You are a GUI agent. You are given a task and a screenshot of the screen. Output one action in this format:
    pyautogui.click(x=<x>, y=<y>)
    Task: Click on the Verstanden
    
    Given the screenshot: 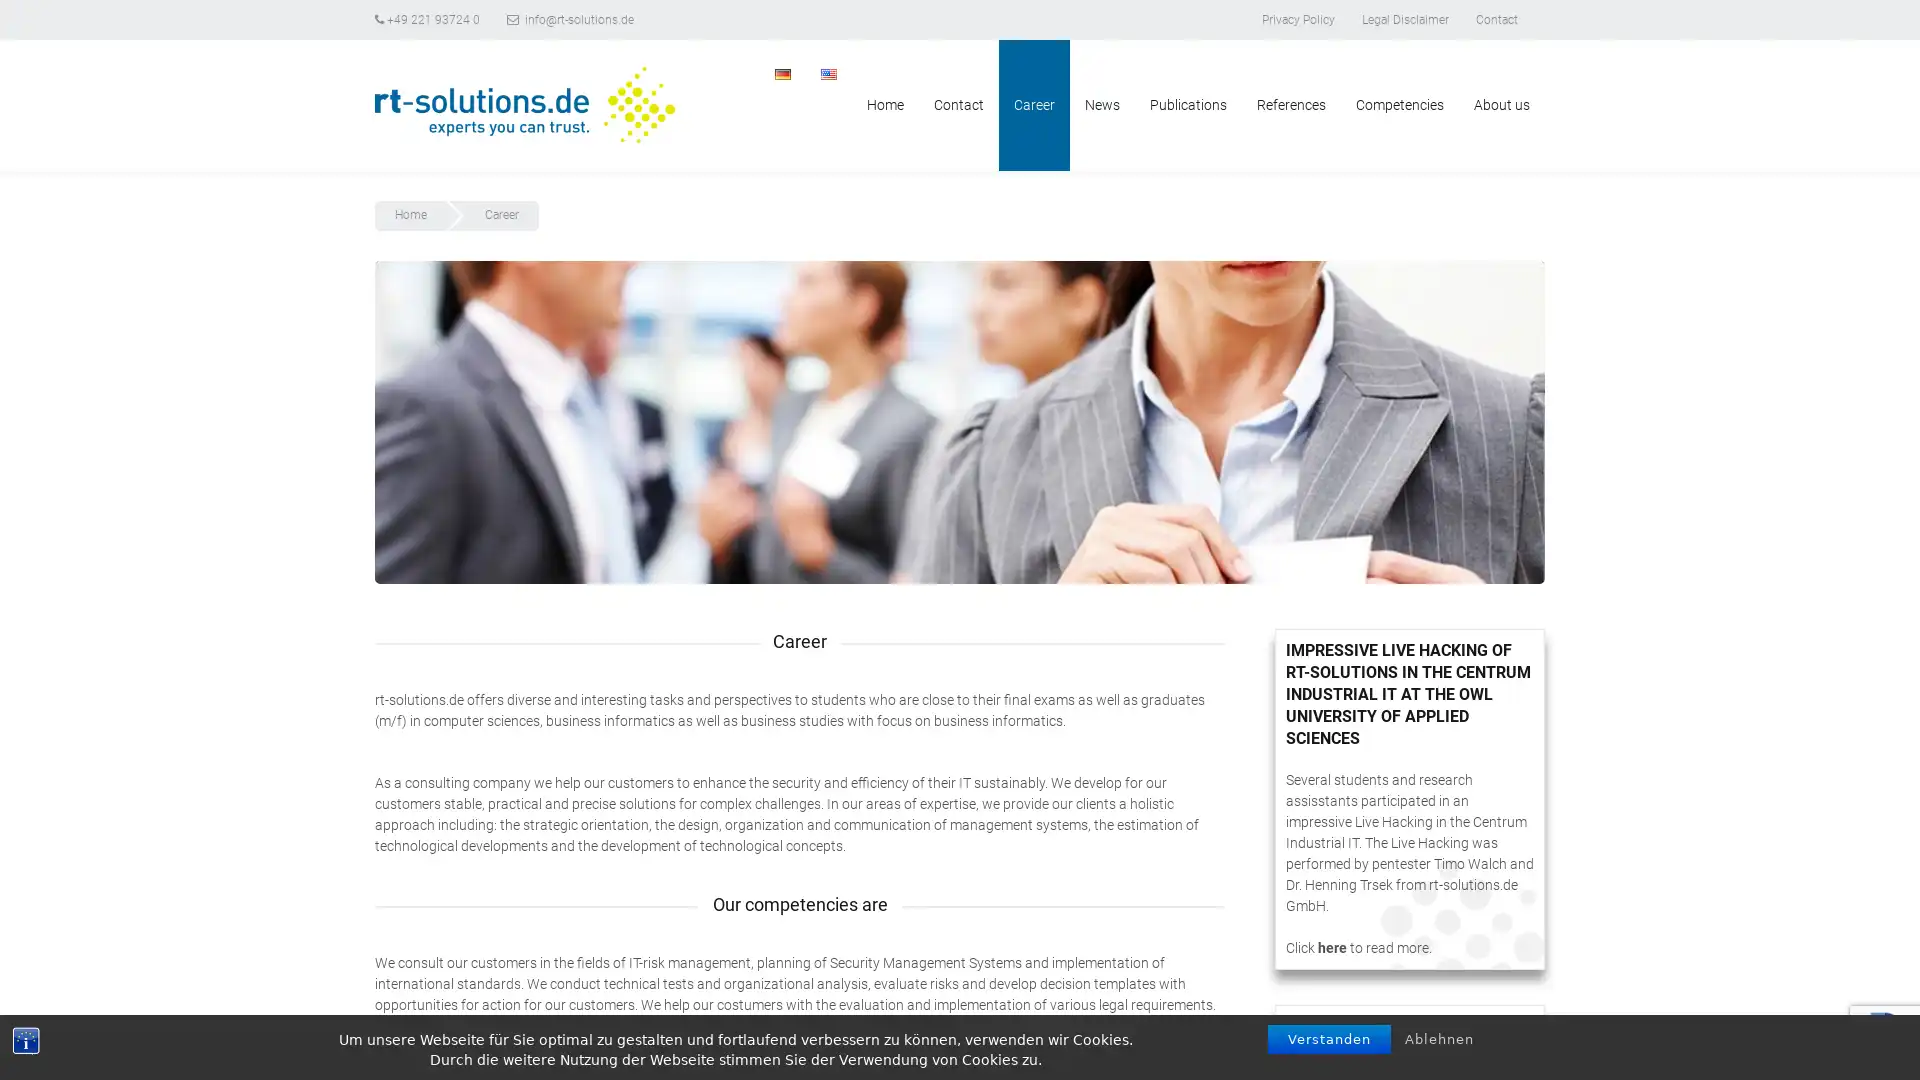 What is the action you would take?
    pyautogui.click(x=1329, y=1038)
    